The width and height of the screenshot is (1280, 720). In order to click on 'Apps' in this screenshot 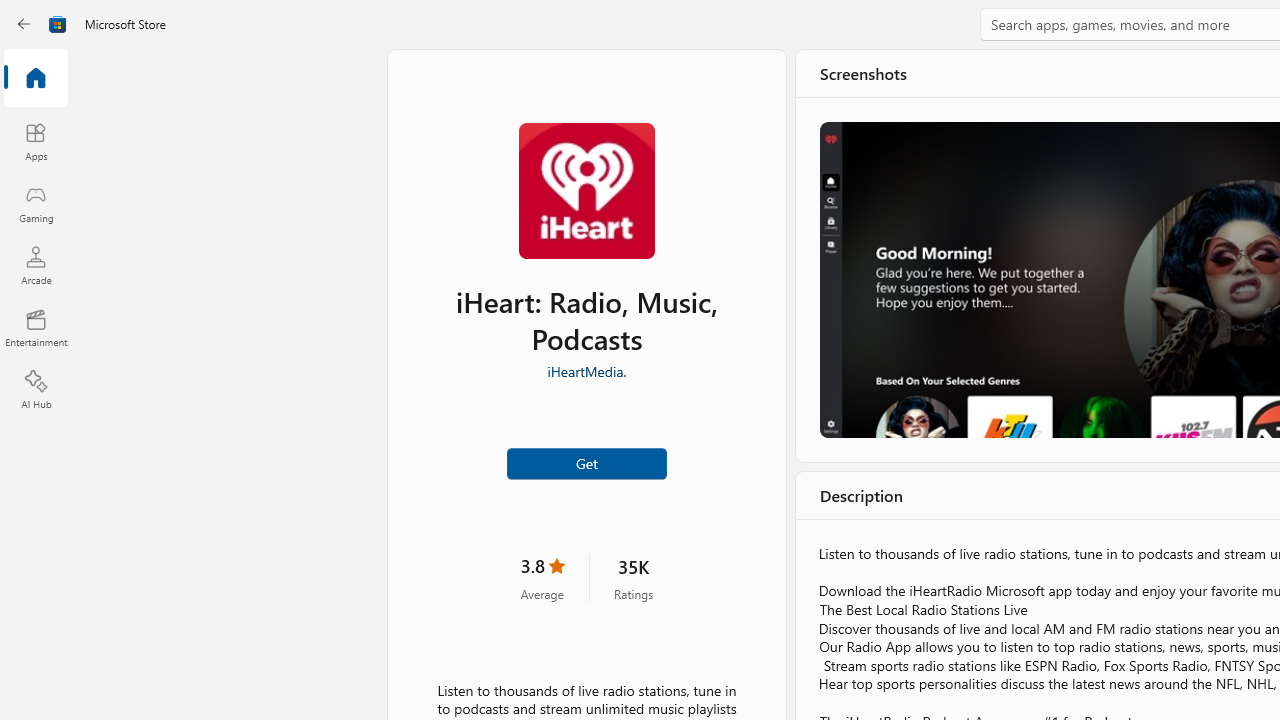, I will do `click(35, 140)`.